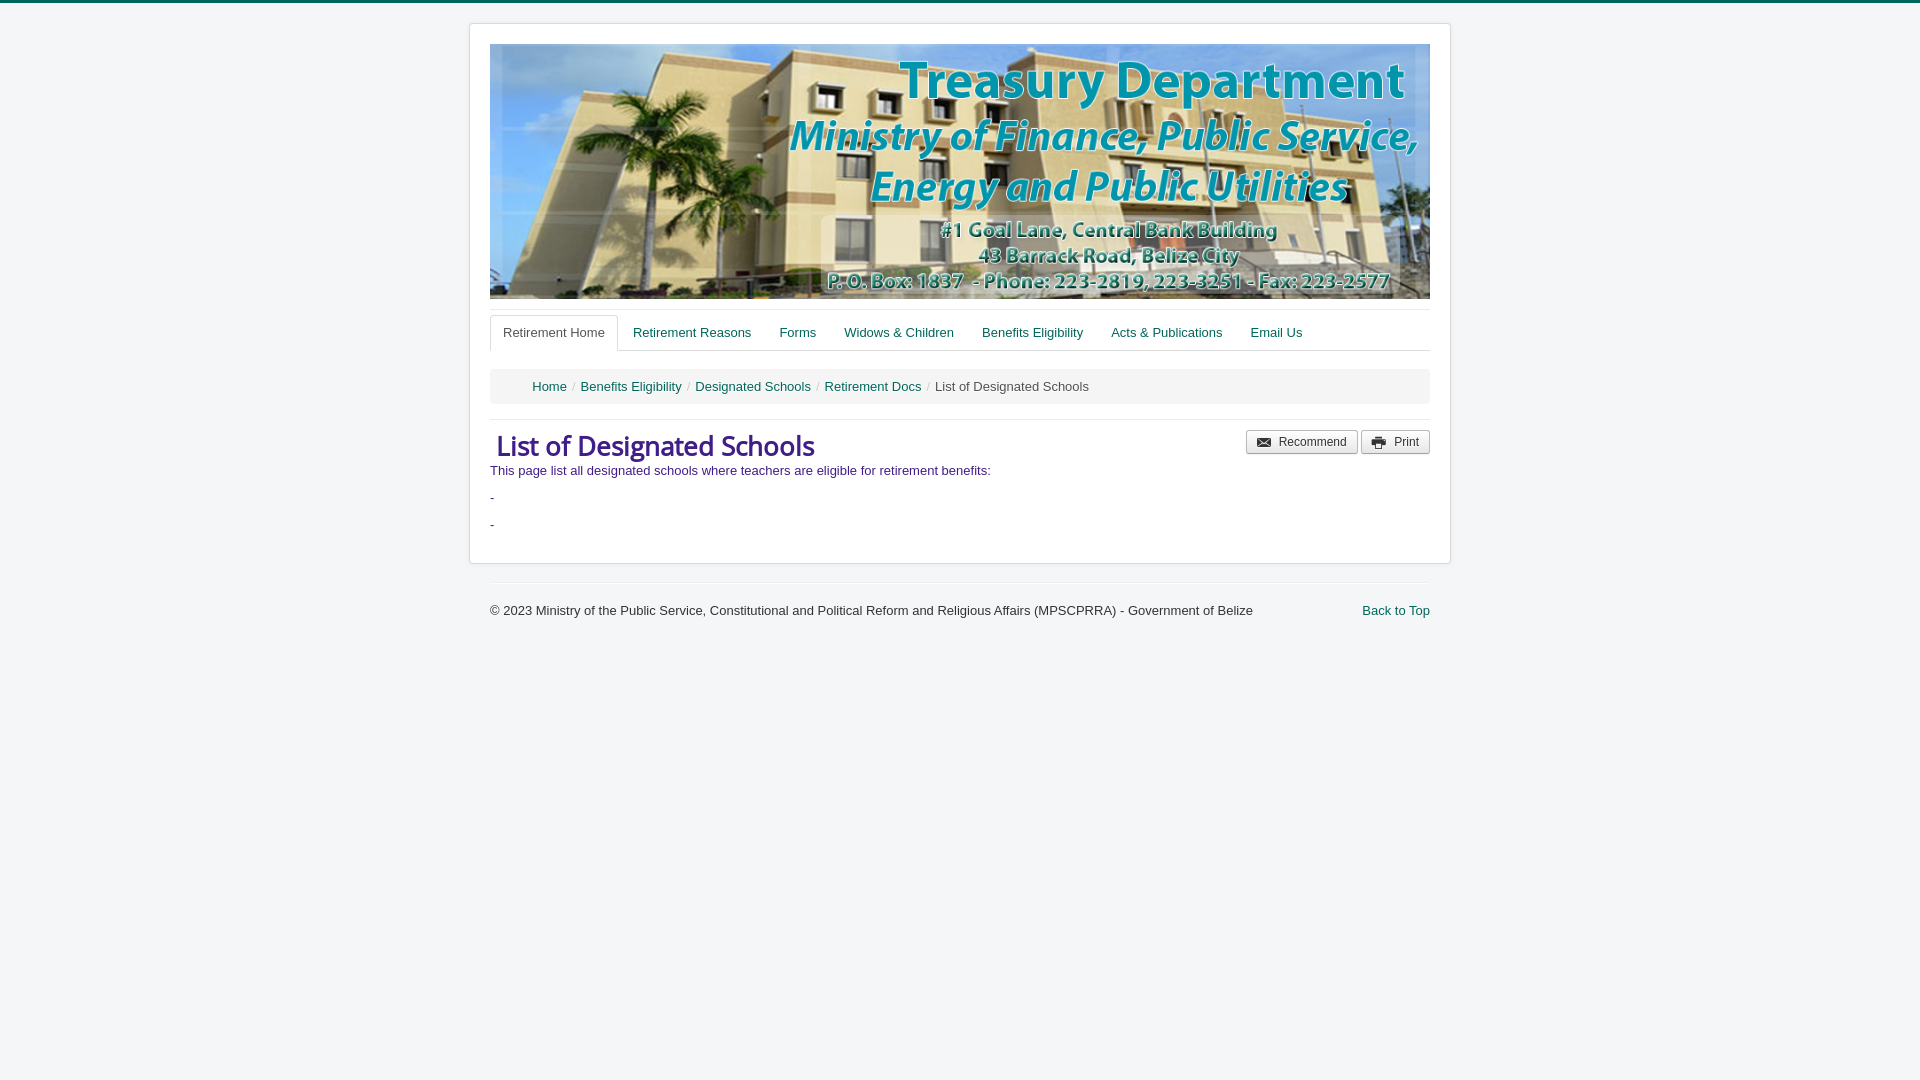  I want to click on 'Print', so click(1394, 441).